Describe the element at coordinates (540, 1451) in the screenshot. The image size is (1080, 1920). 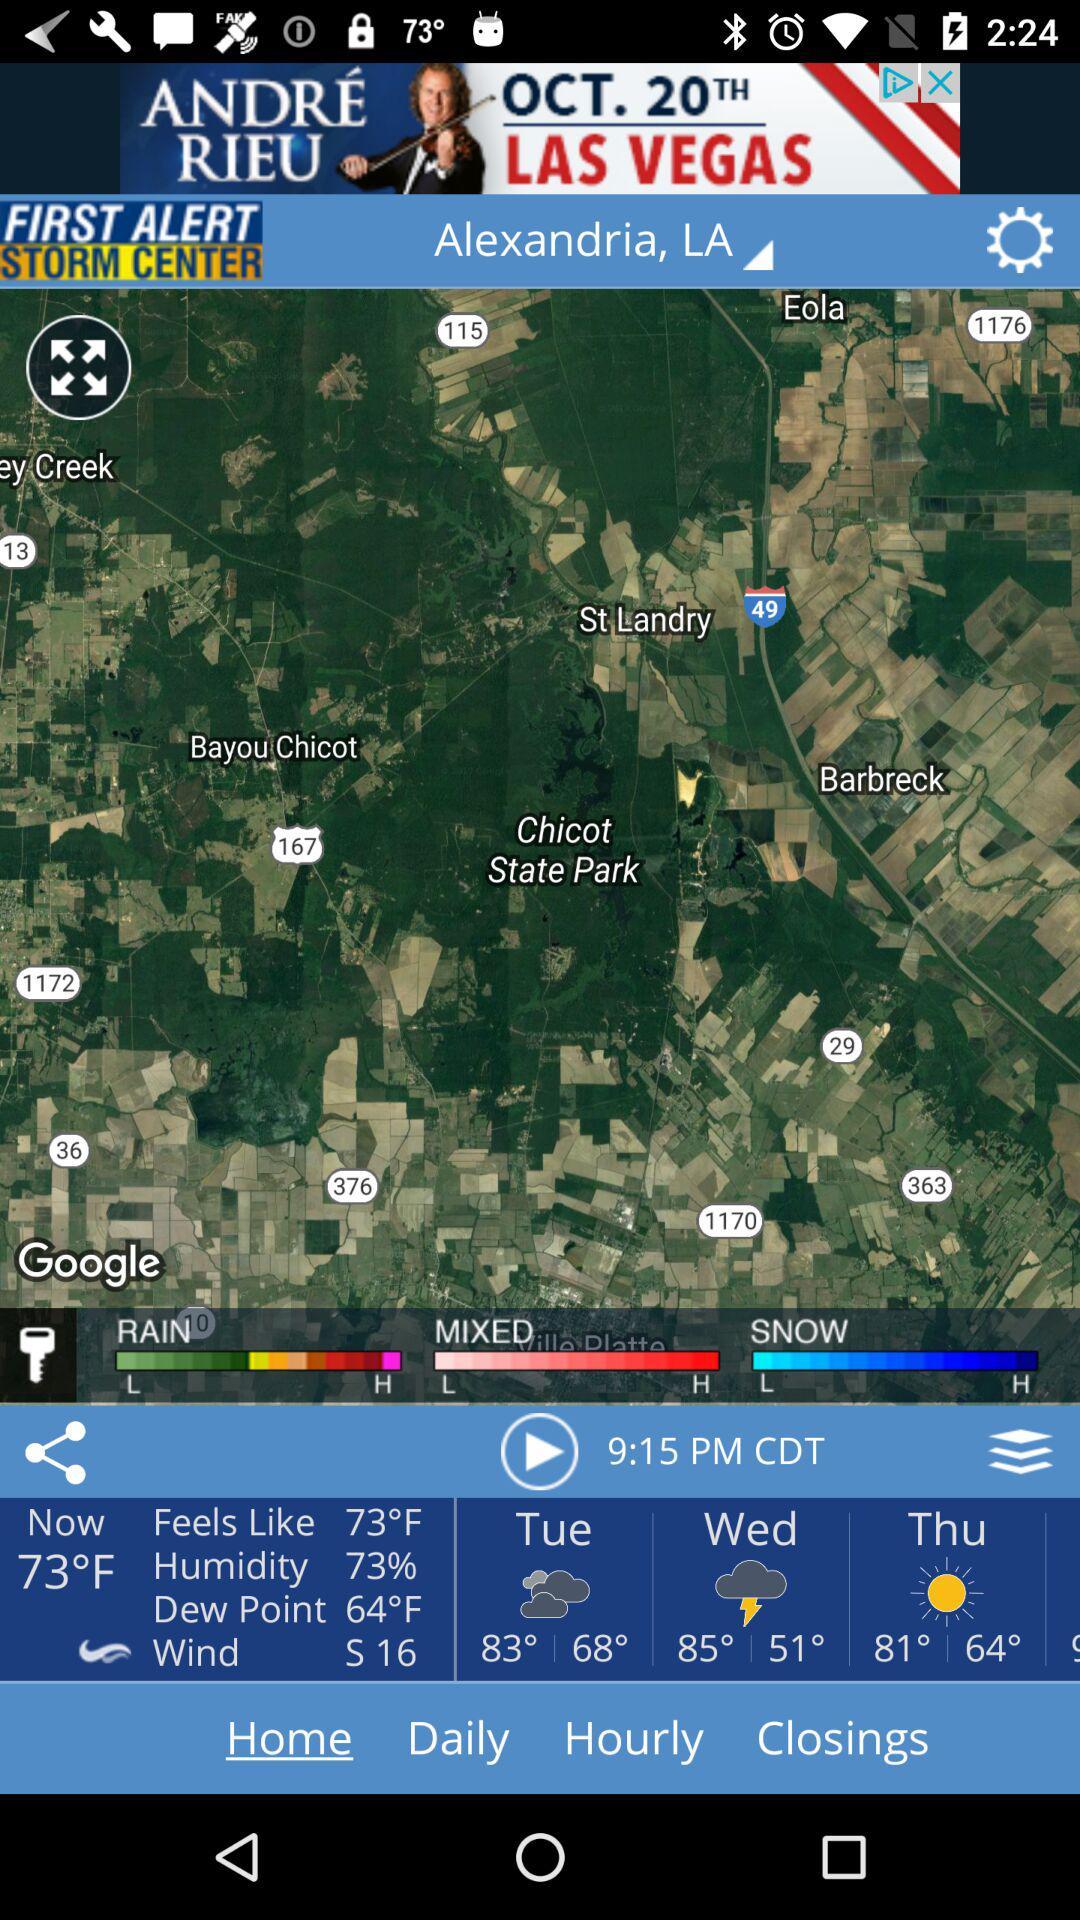
I see `play button which is beside share icon` at that location.